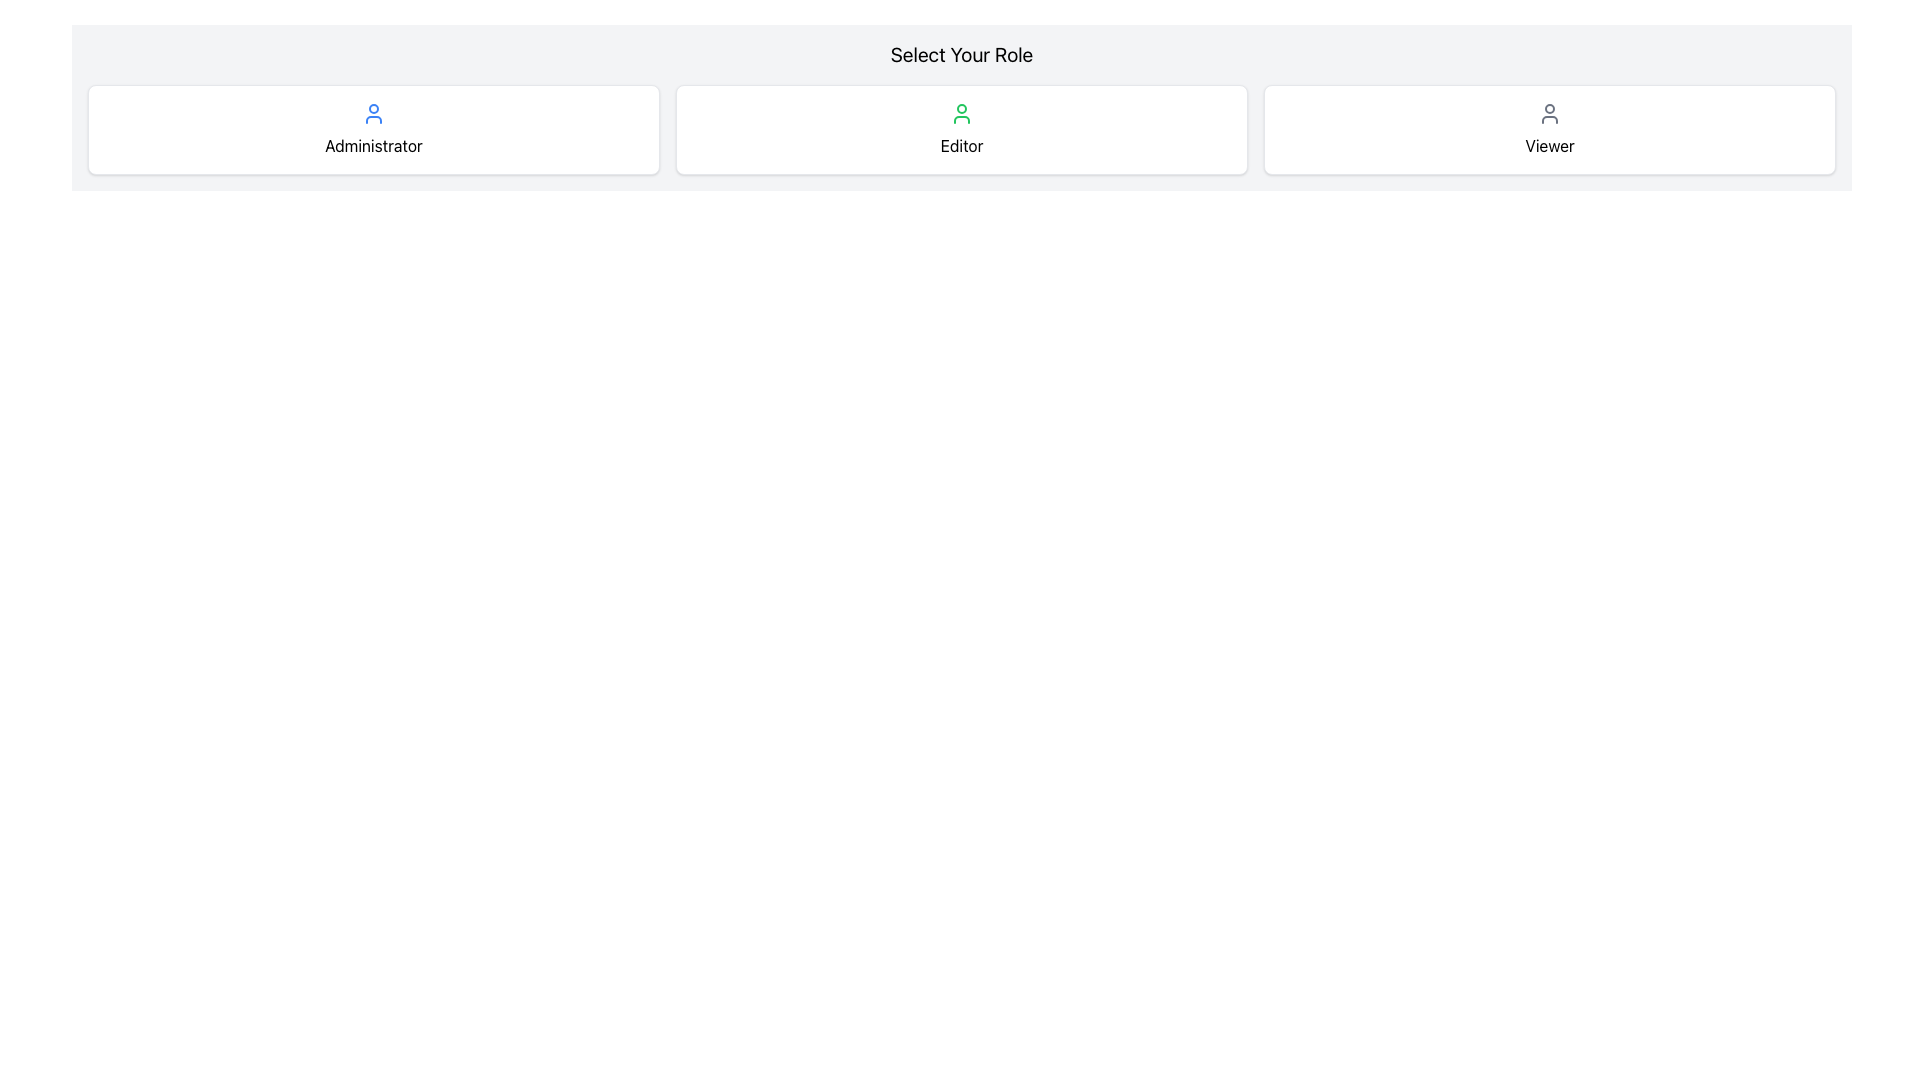 This screenshot has height=1080, width=1920. Describe the element at coordinates (961, 145) in the screenshot. I see `the Text Label that identifies the Editor role, located centrally below the green user profile icon` at that location.